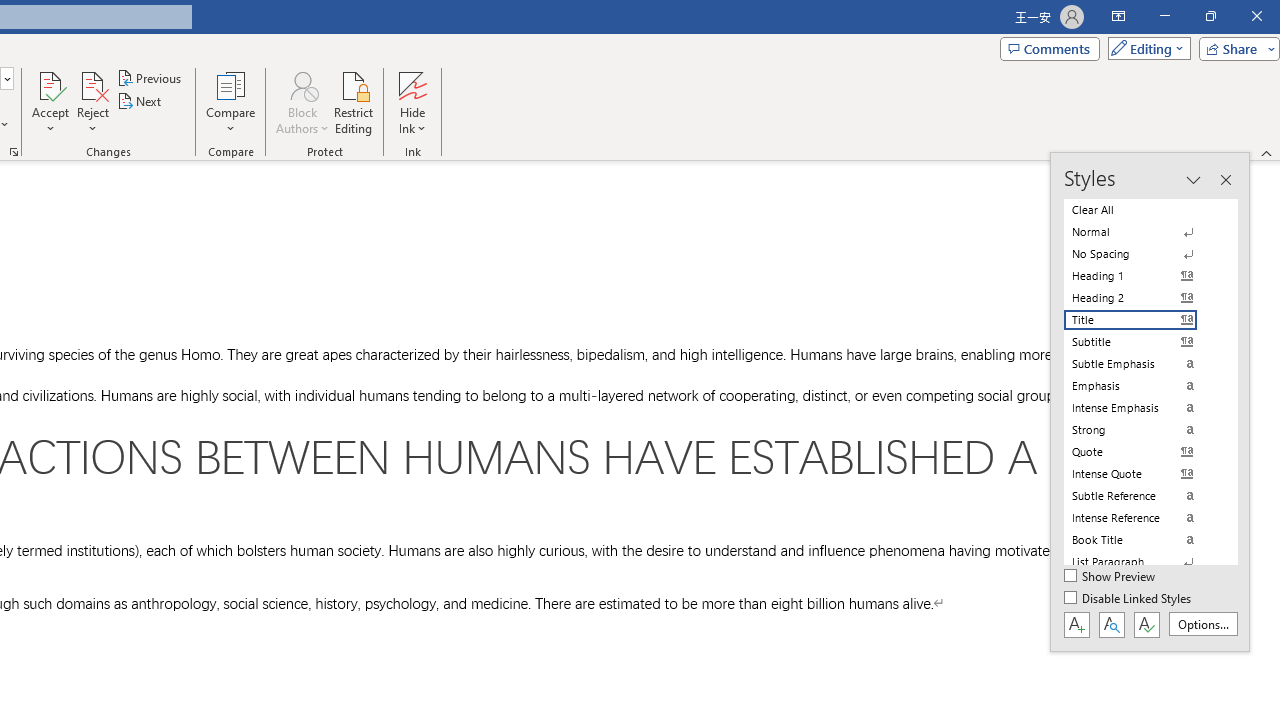 This screenshot has height=720, width=1280. What do you see at coordinates (50, 84) in the screenshot?
I see `'Accept and Move to Next'` at bounding box center [50, 84].